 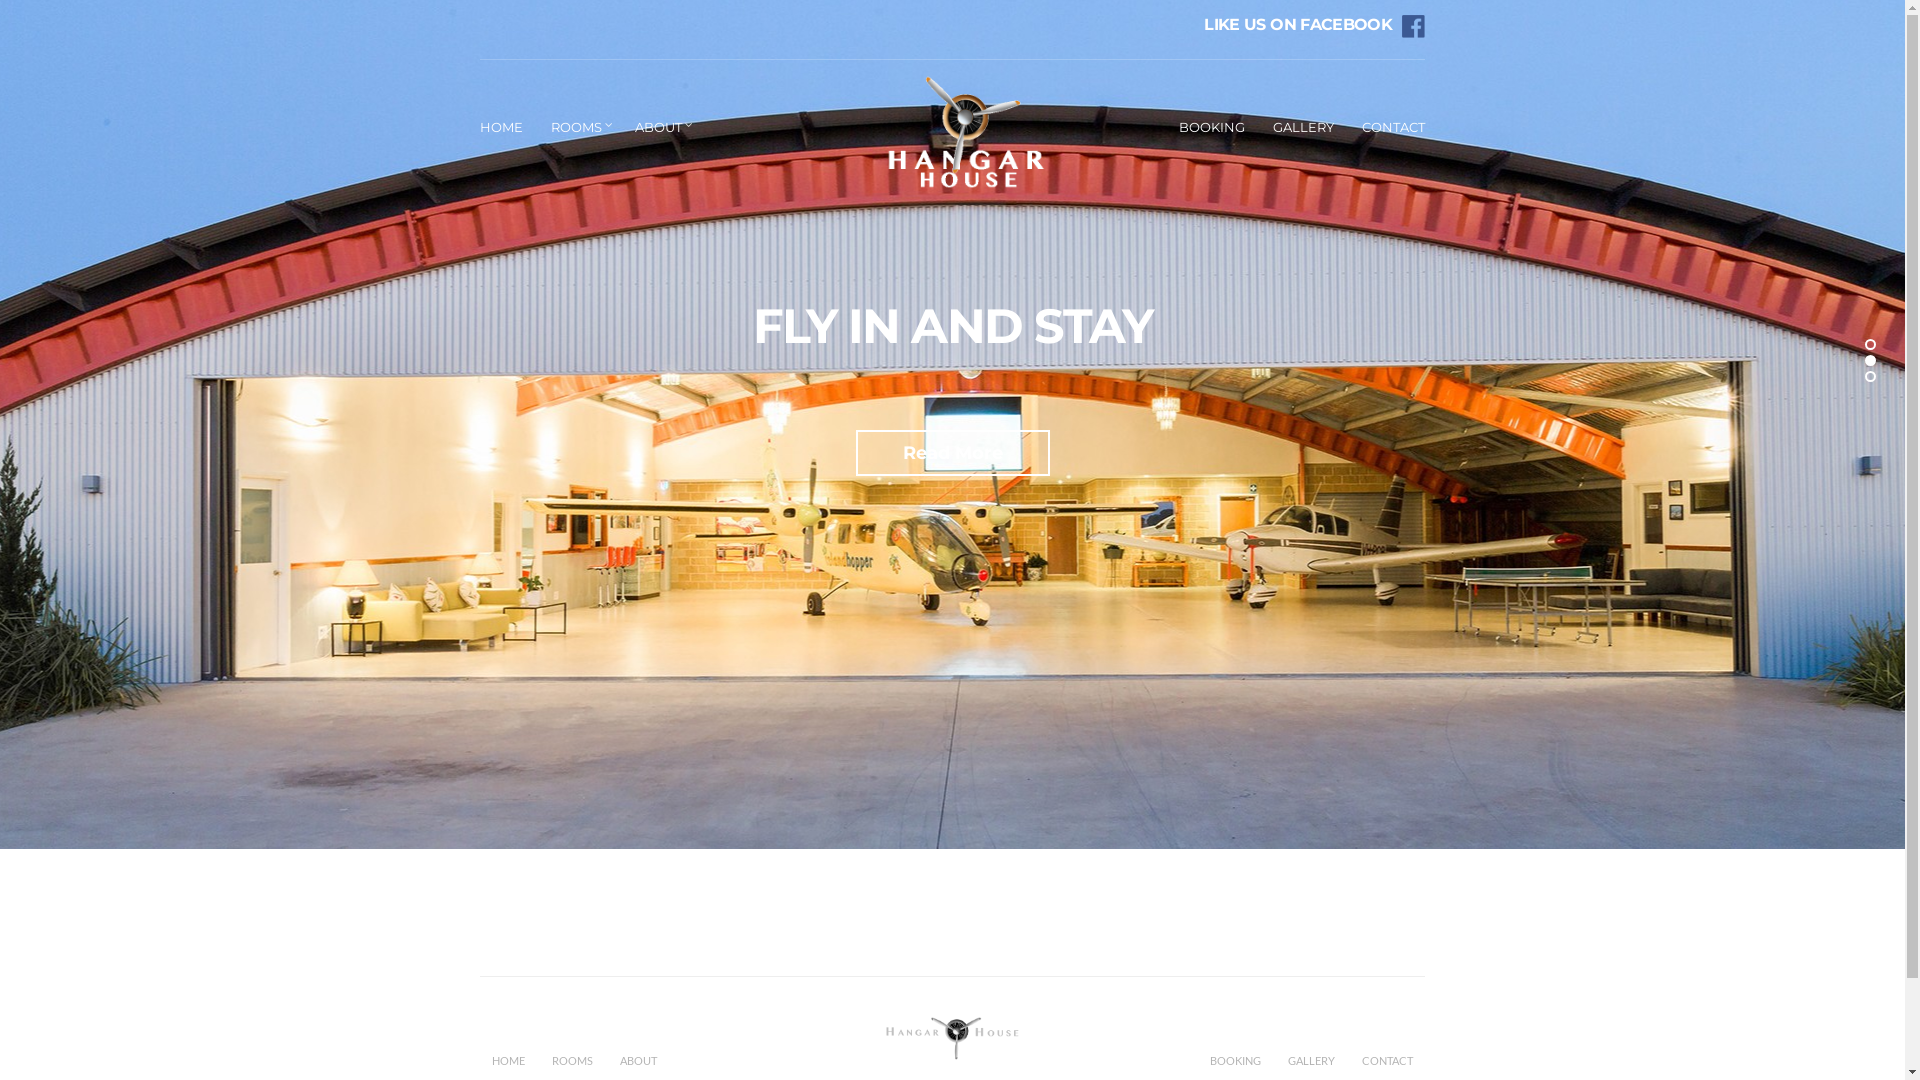 I want to click on '3', so click(x=1869, y=376).